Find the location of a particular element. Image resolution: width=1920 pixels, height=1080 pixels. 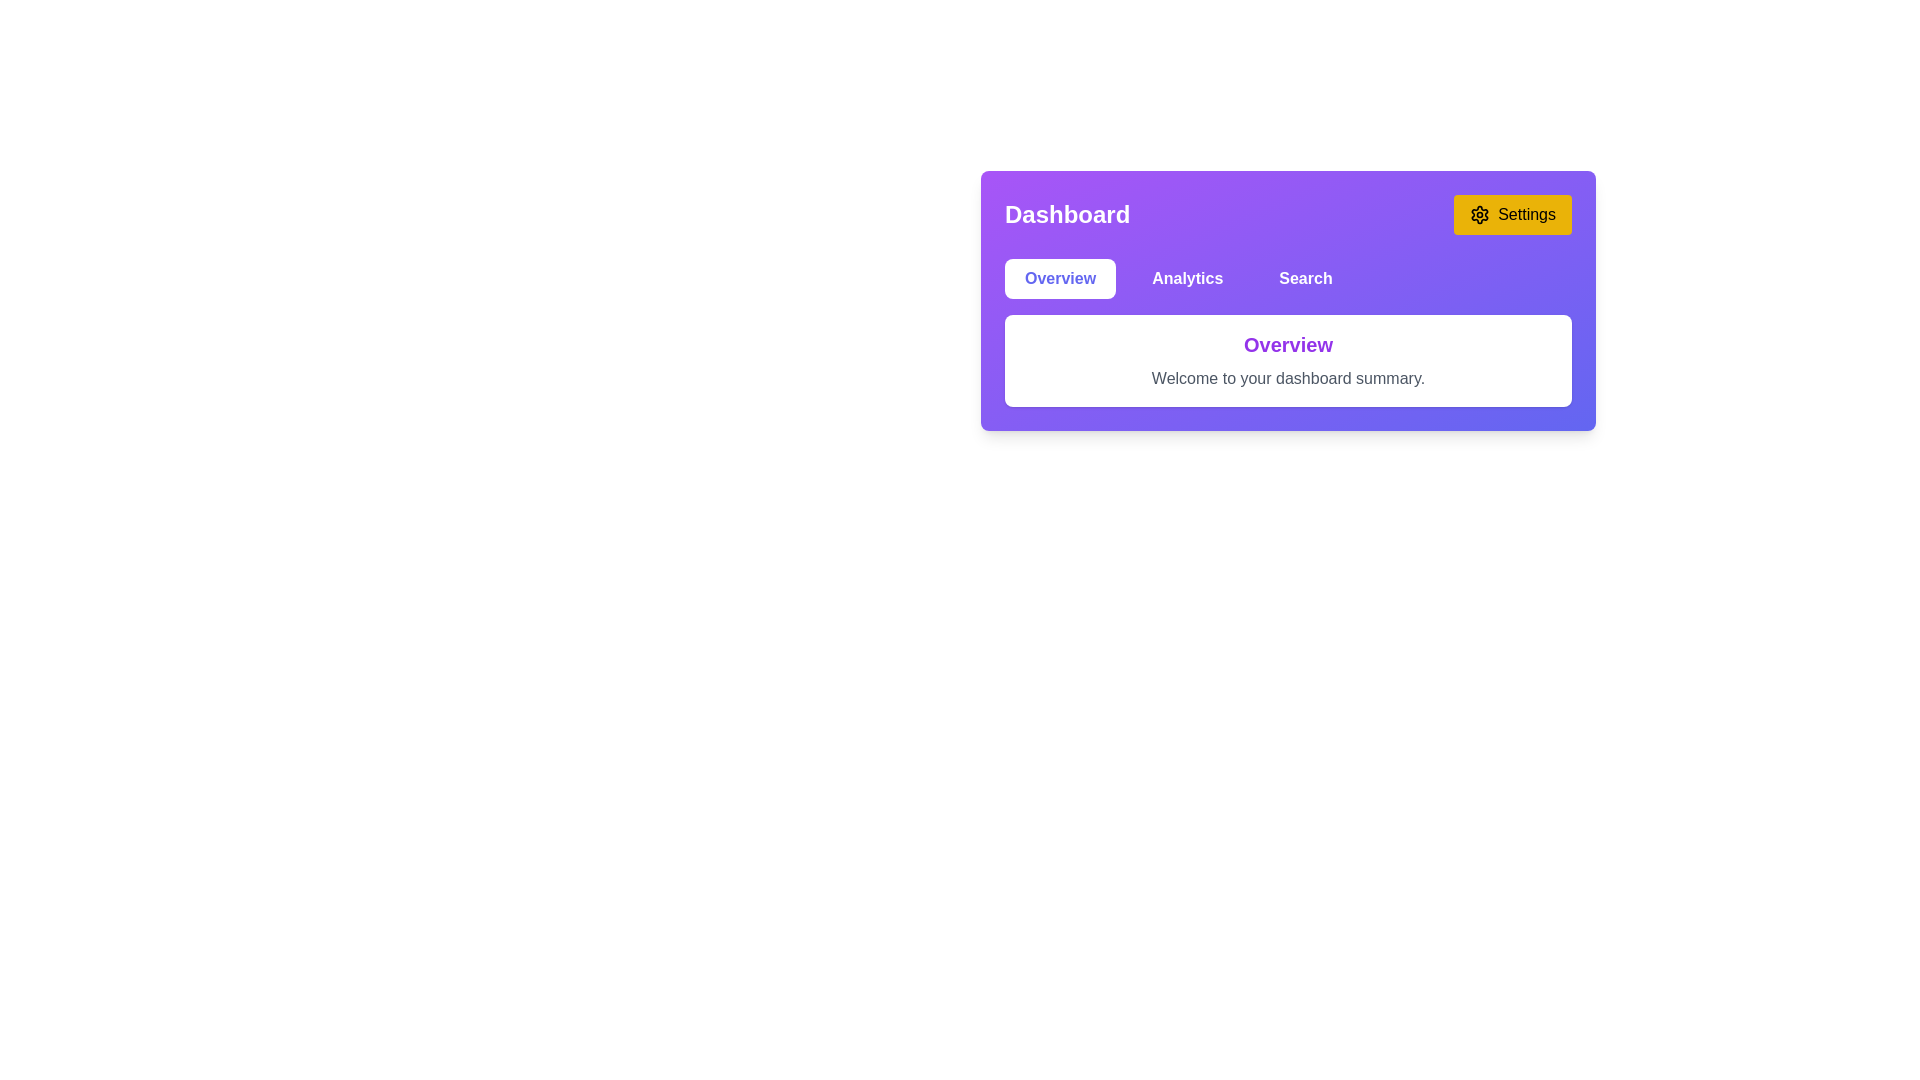

the 'Dashboard' text label, which is bold and white against a purple background, located in the top-left corner of the header section is located at coordinates (1066, 215).